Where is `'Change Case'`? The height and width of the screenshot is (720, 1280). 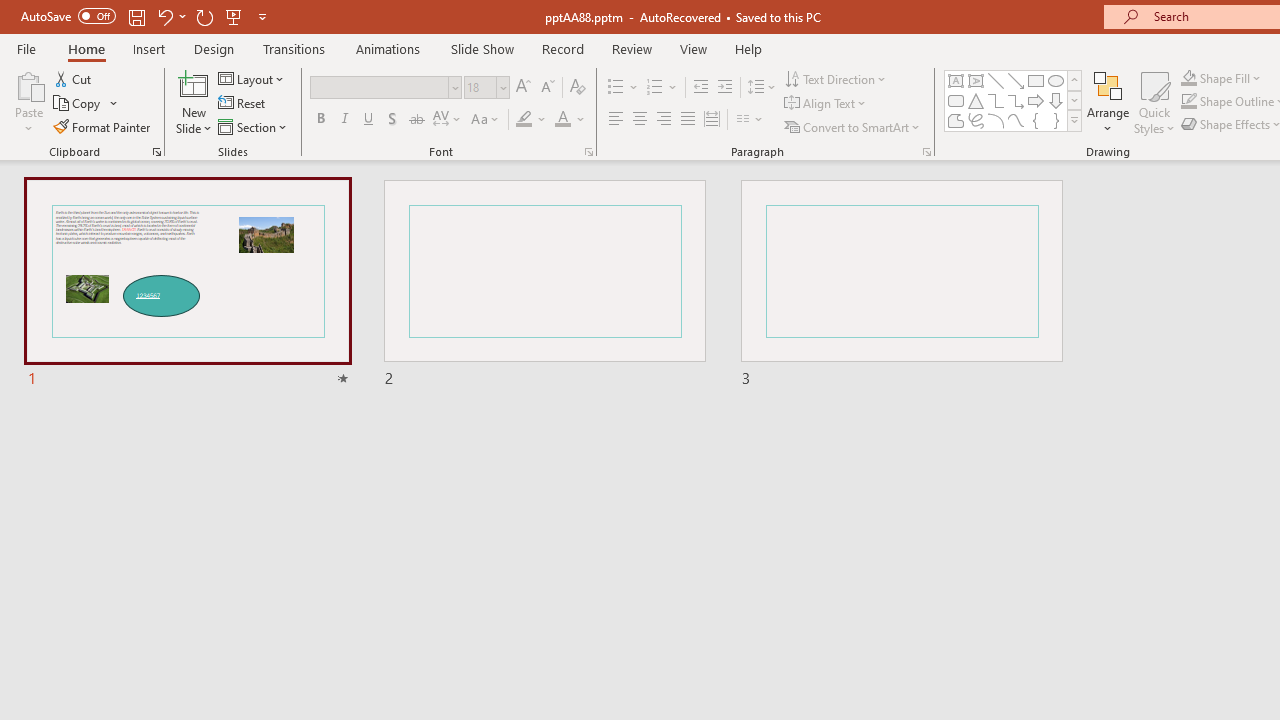
'Change Case' is located at coordinates (486, 119).